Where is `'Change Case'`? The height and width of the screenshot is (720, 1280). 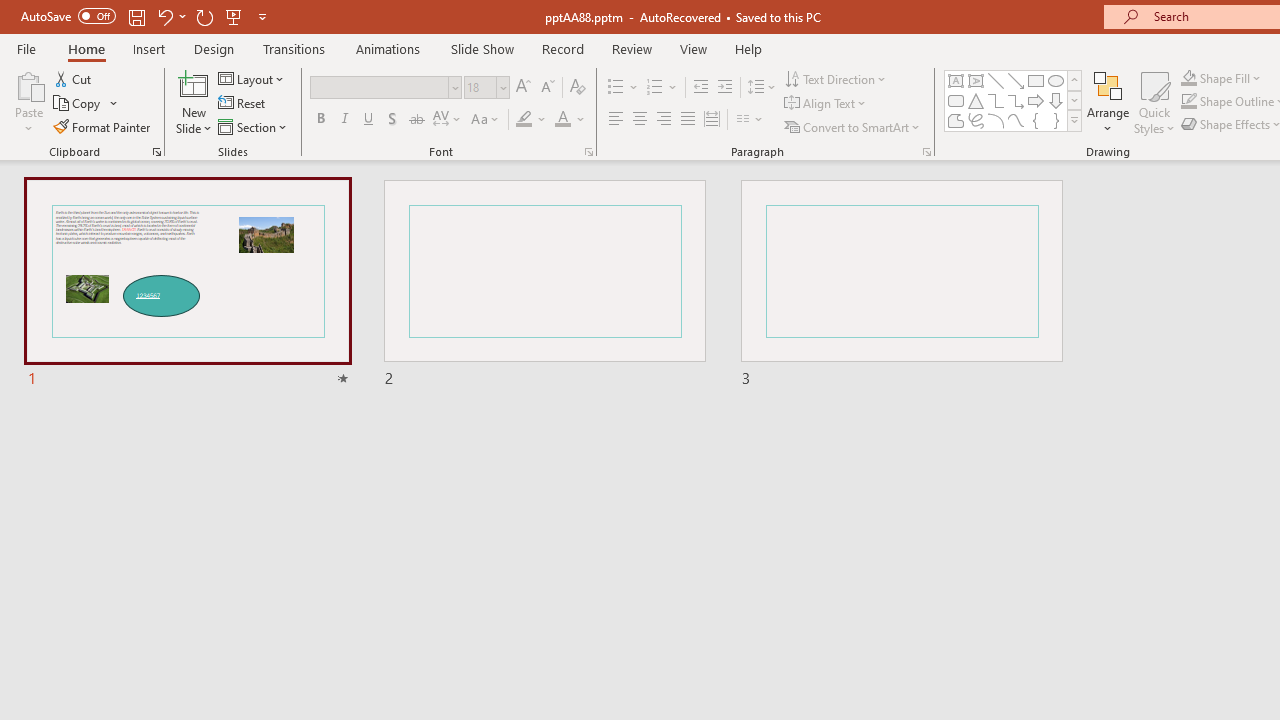
'Change Case' is located at coordinates (486, 119).